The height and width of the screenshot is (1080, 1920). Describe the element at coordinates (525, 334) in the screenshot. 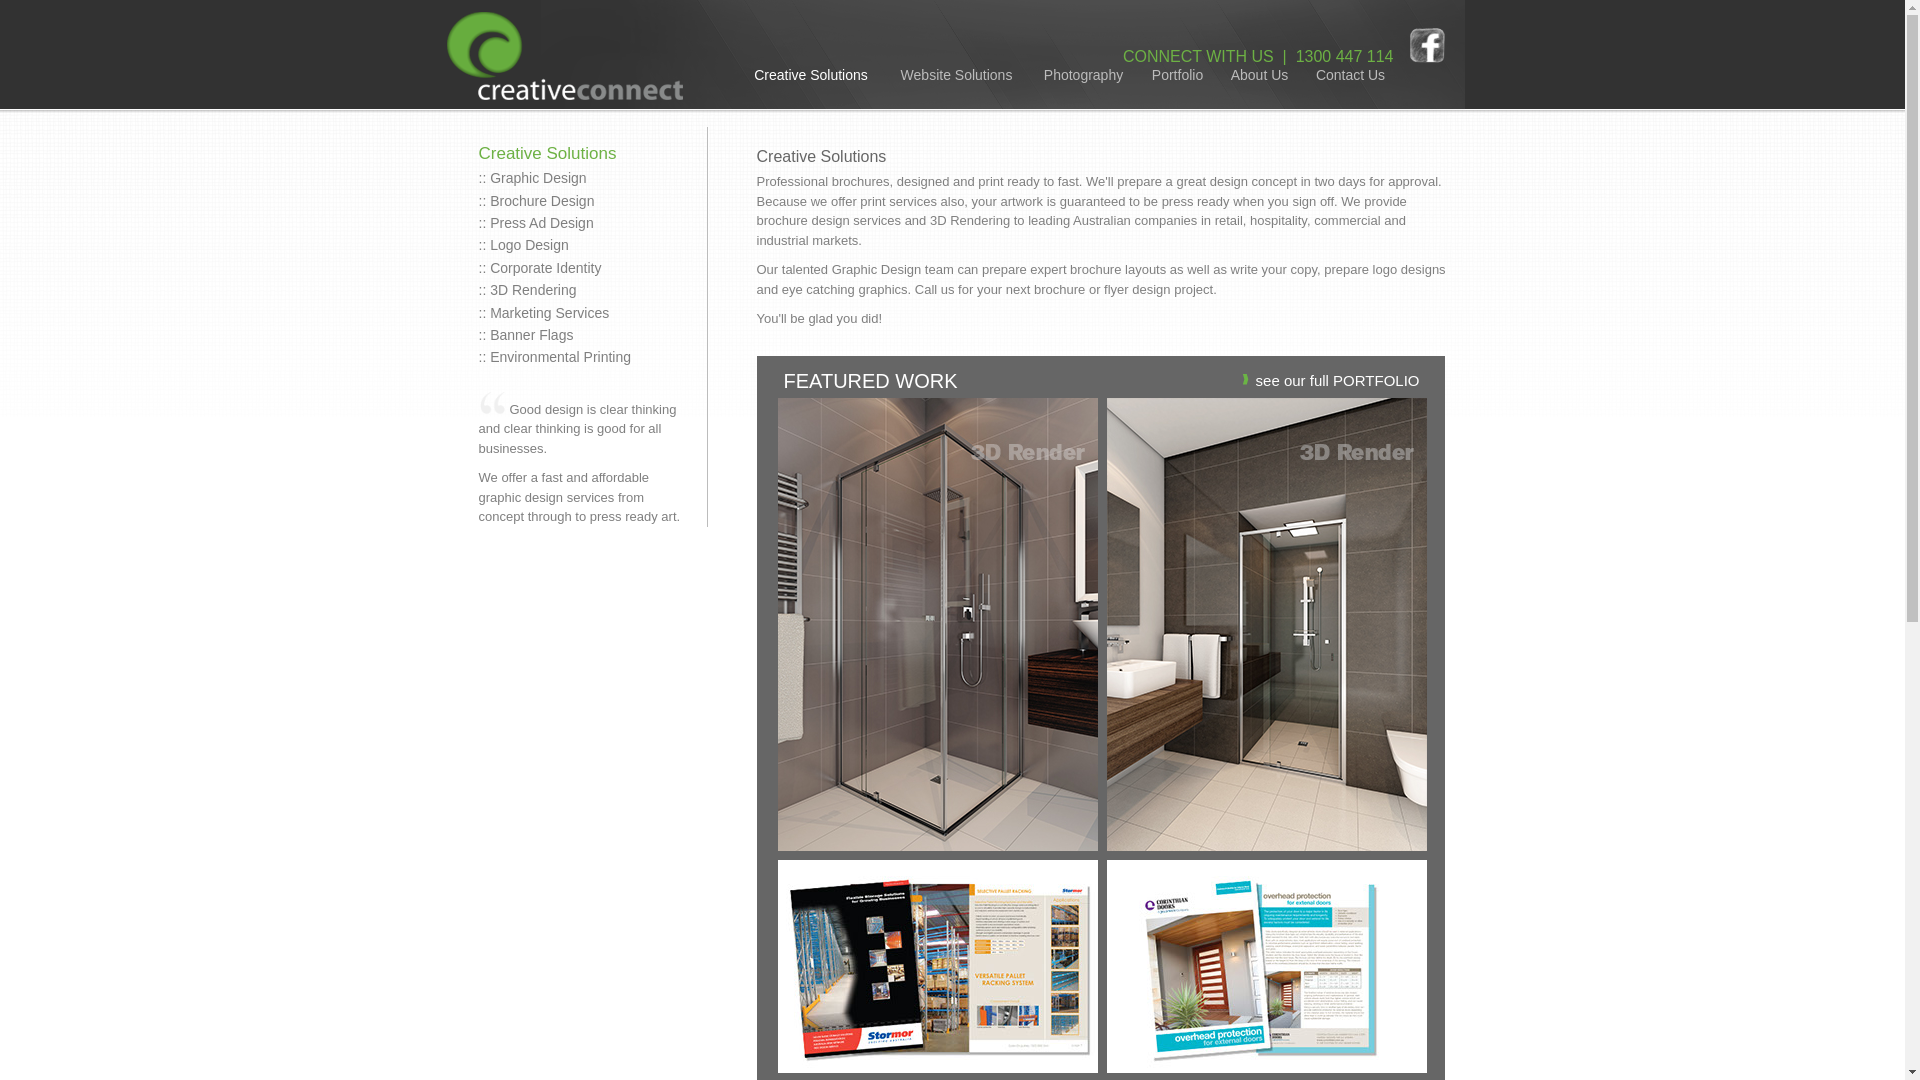

I see `':: Banner Flags'` at that location.